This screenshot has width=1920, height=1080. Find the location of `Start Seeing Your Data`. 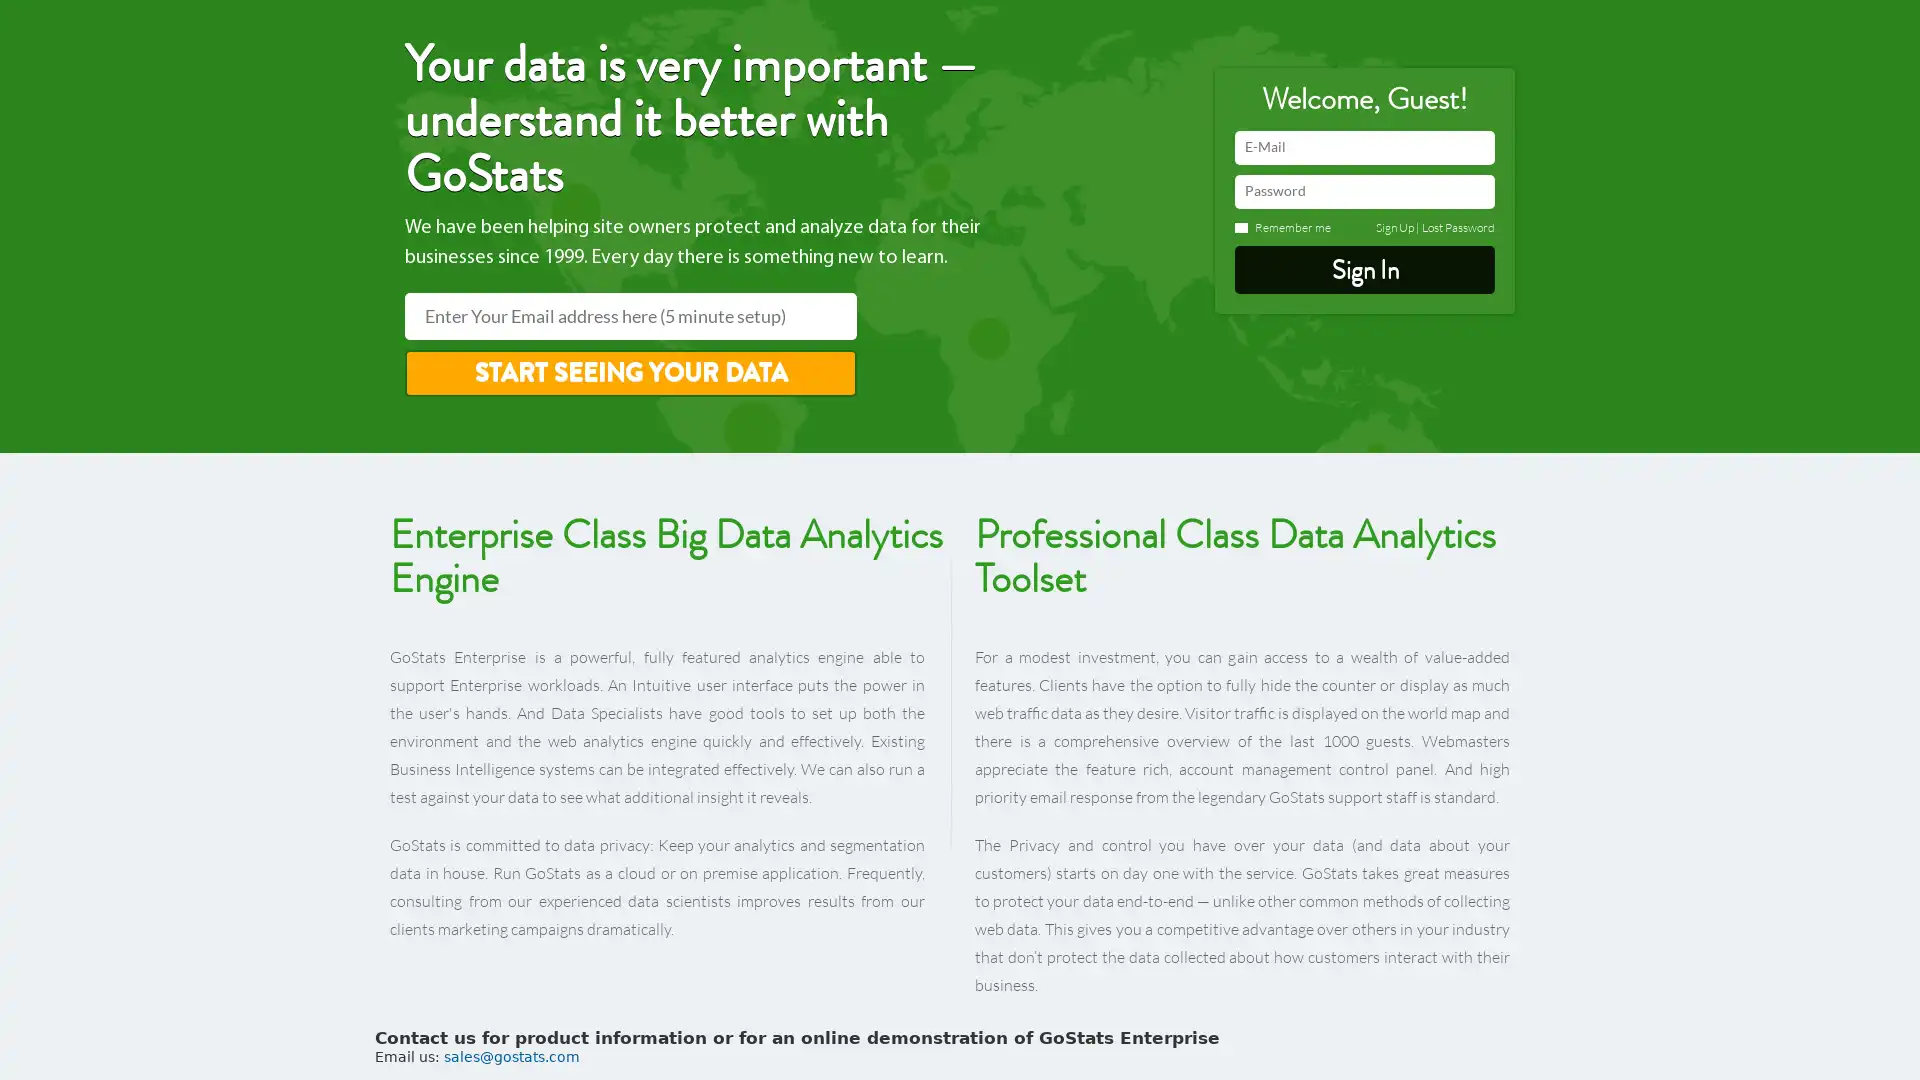

Start Seeing Your Data is located at coordinates (629, 373).